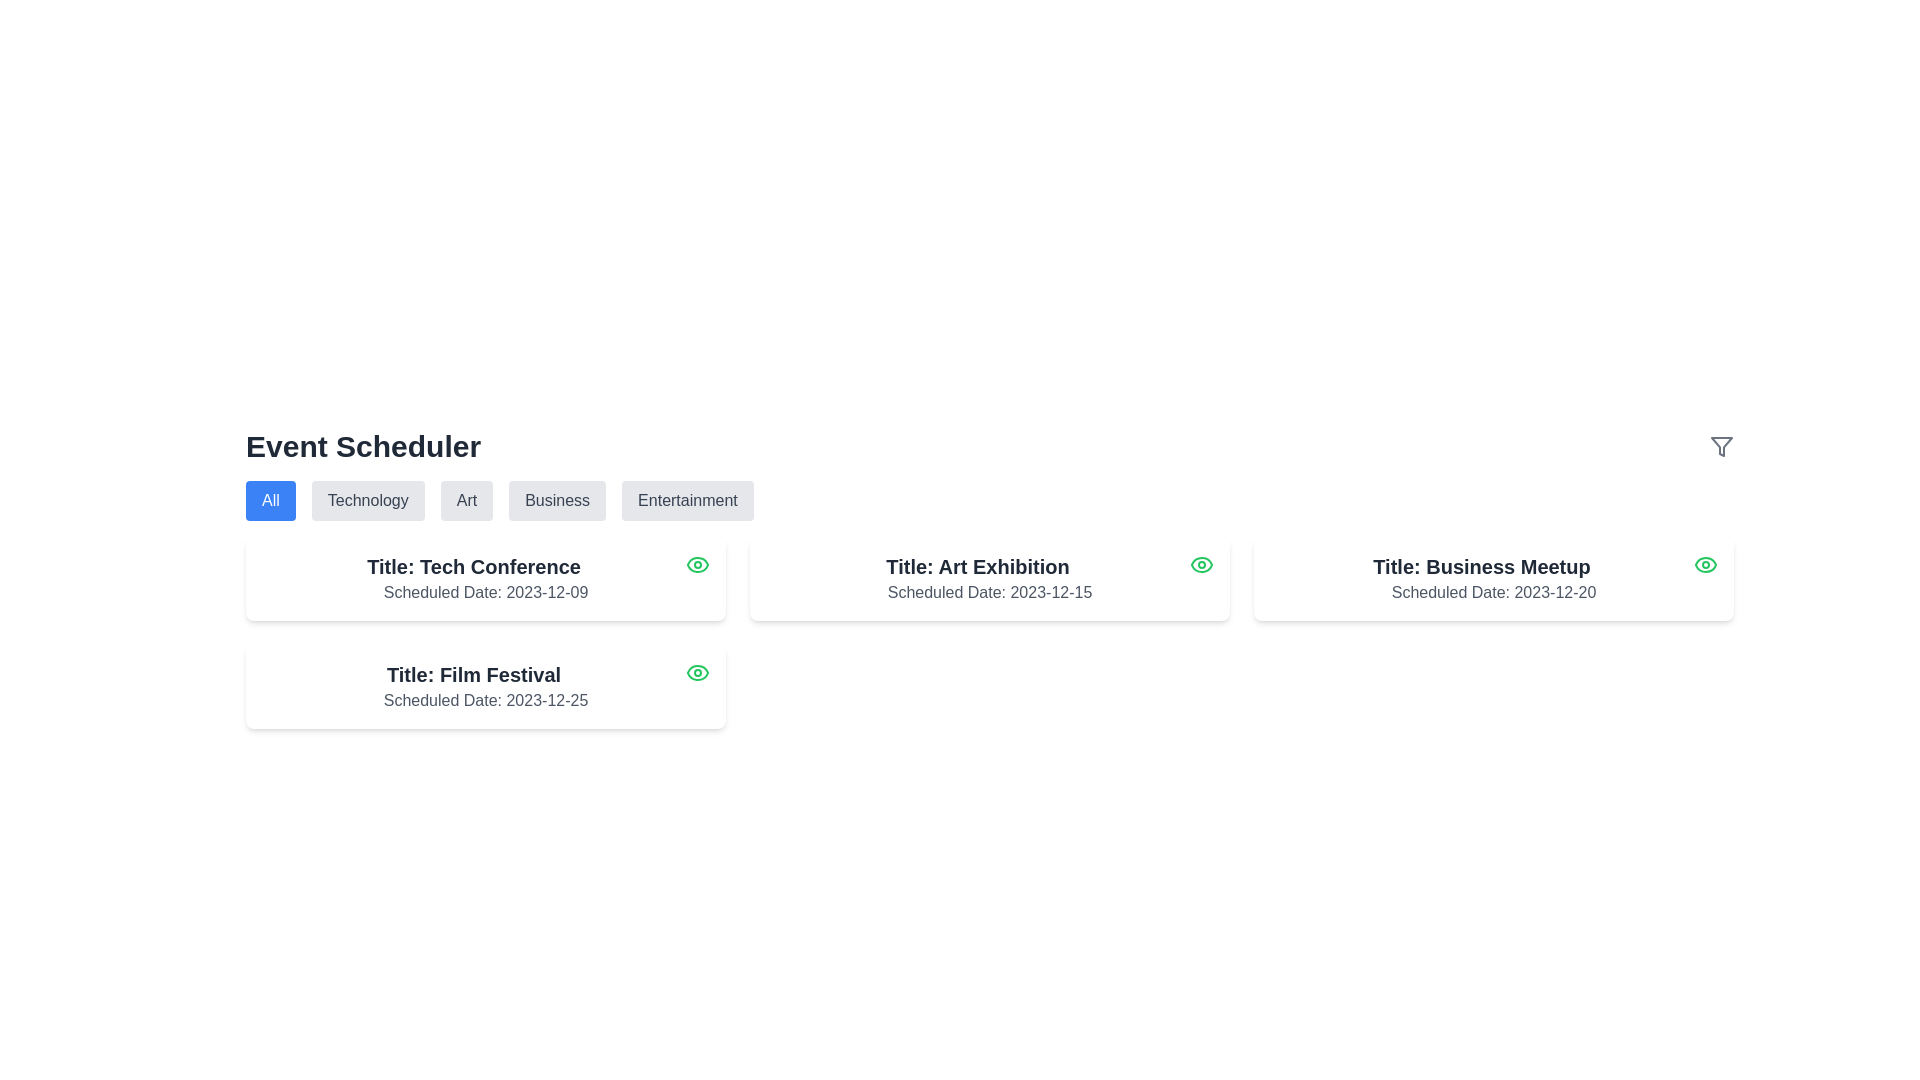  What do you see at coordinates (368, 500) in the screenshot?
I see `the 'Technology' button` at bounding box center [368, 500].